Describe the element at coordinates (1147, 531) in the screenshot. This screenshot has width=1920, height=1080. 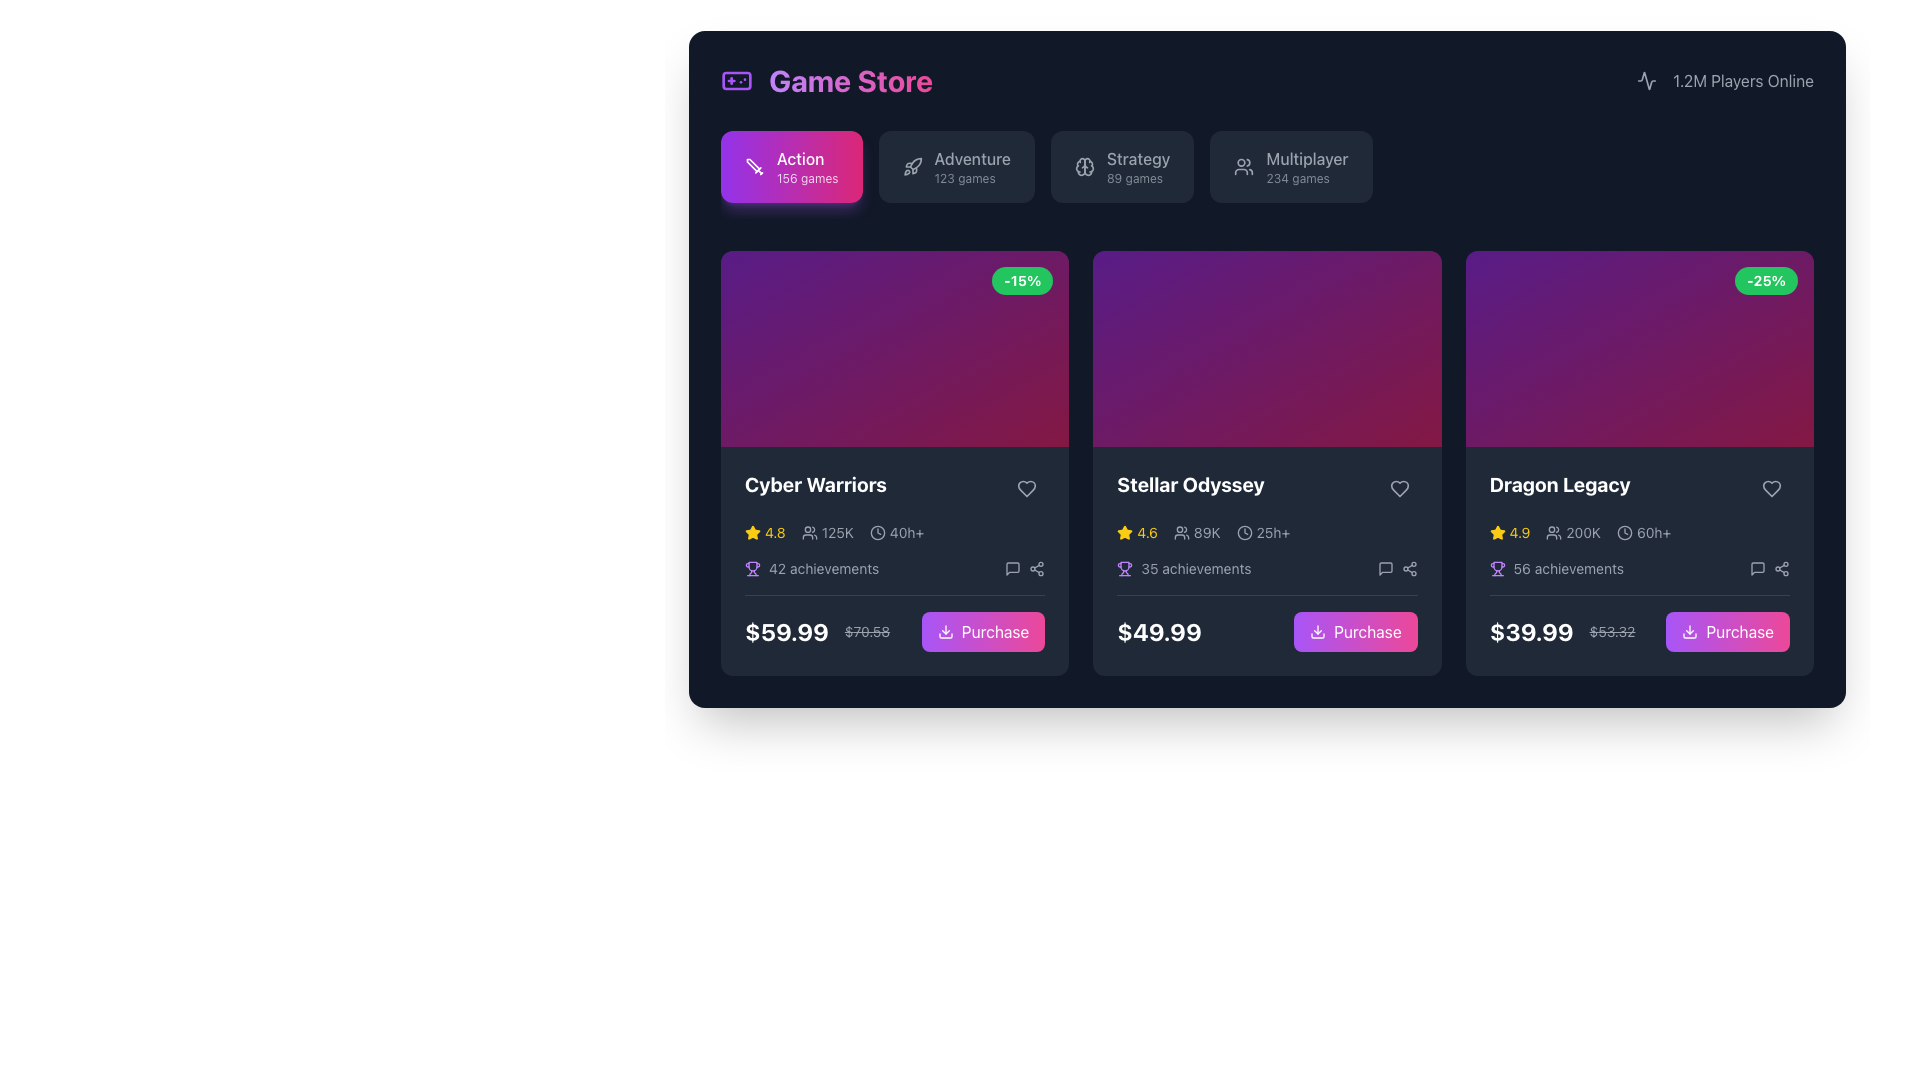
I see `the text label element displaying the rating '4.6' in yellow color, located on the second card titled 'Stellar Odyssey', positioned to the right of a star icon` at that location.